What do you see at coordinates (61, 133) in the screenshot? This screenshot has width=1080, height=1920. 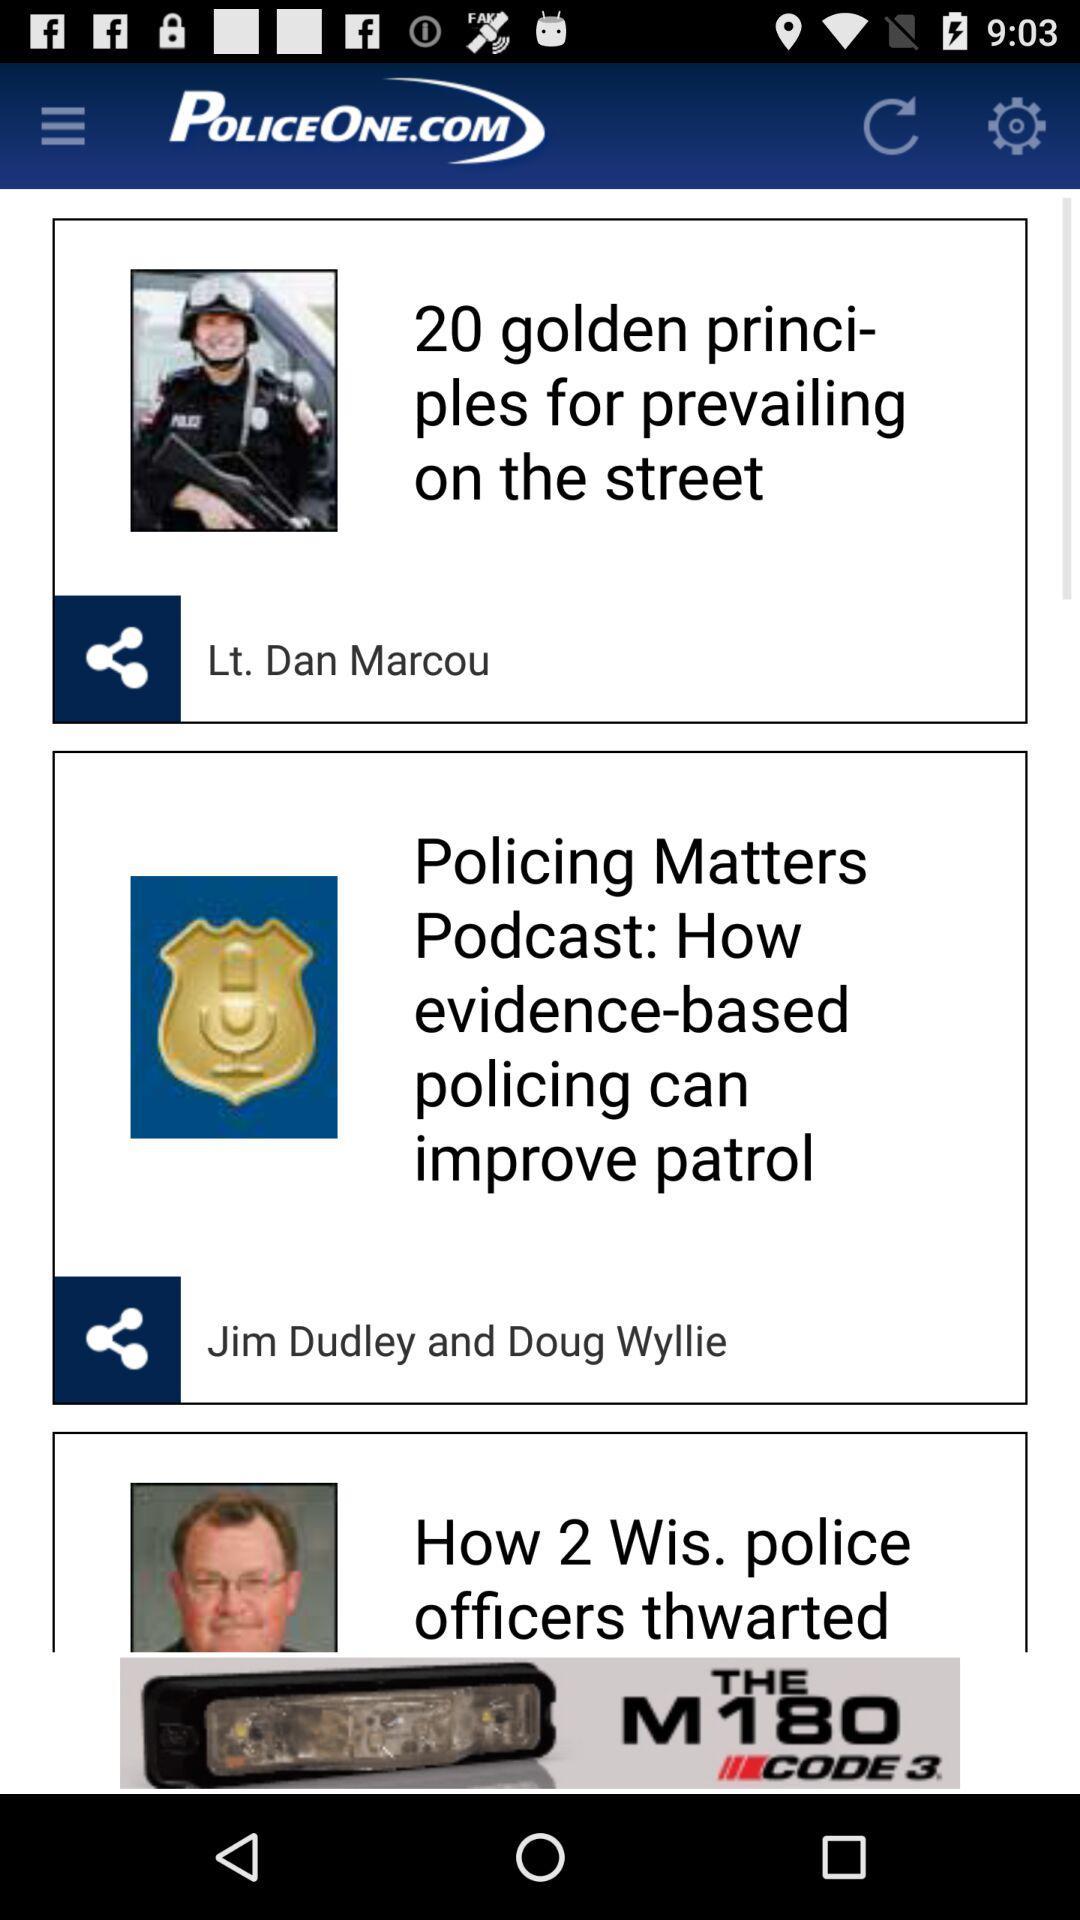 I see `the menu icon` at bounding box center [61, 133].